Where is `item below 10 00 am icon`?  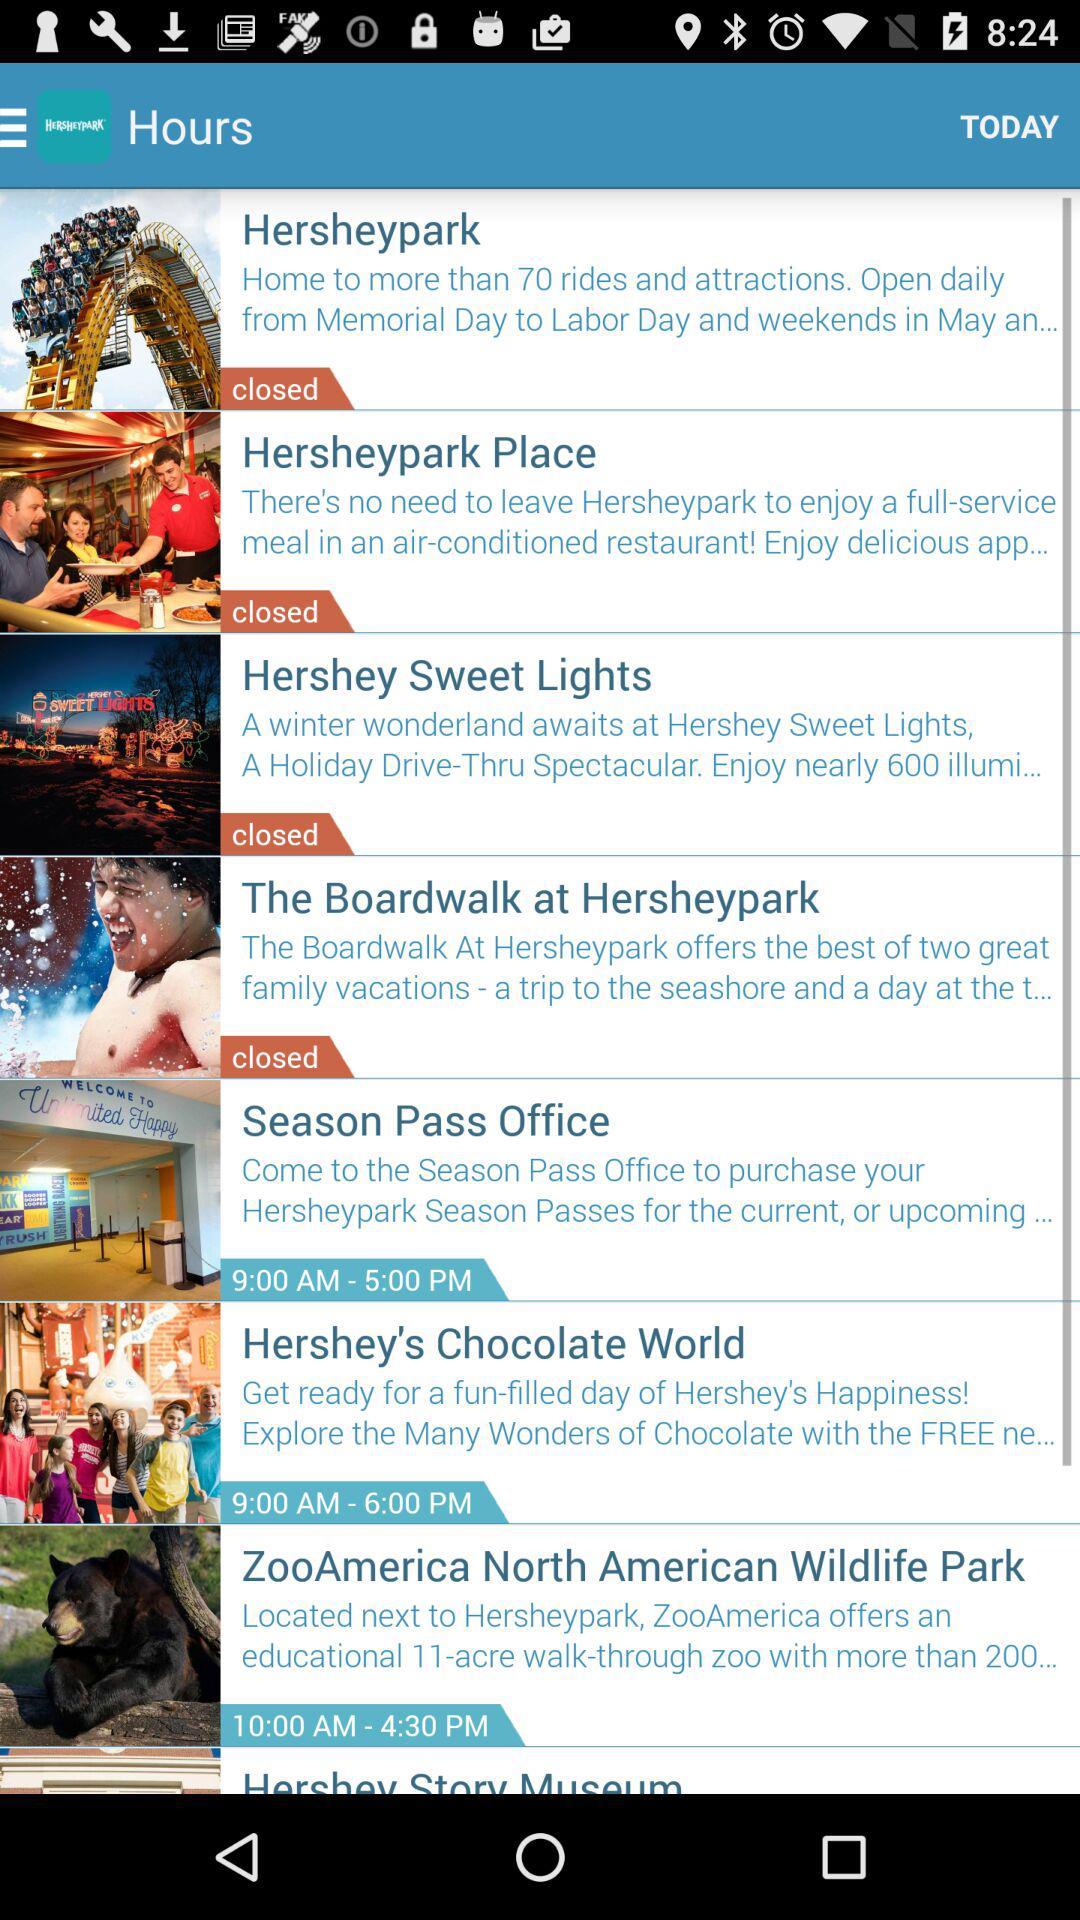
item below 10 00 am icon is located at coordinates (650, 1776).